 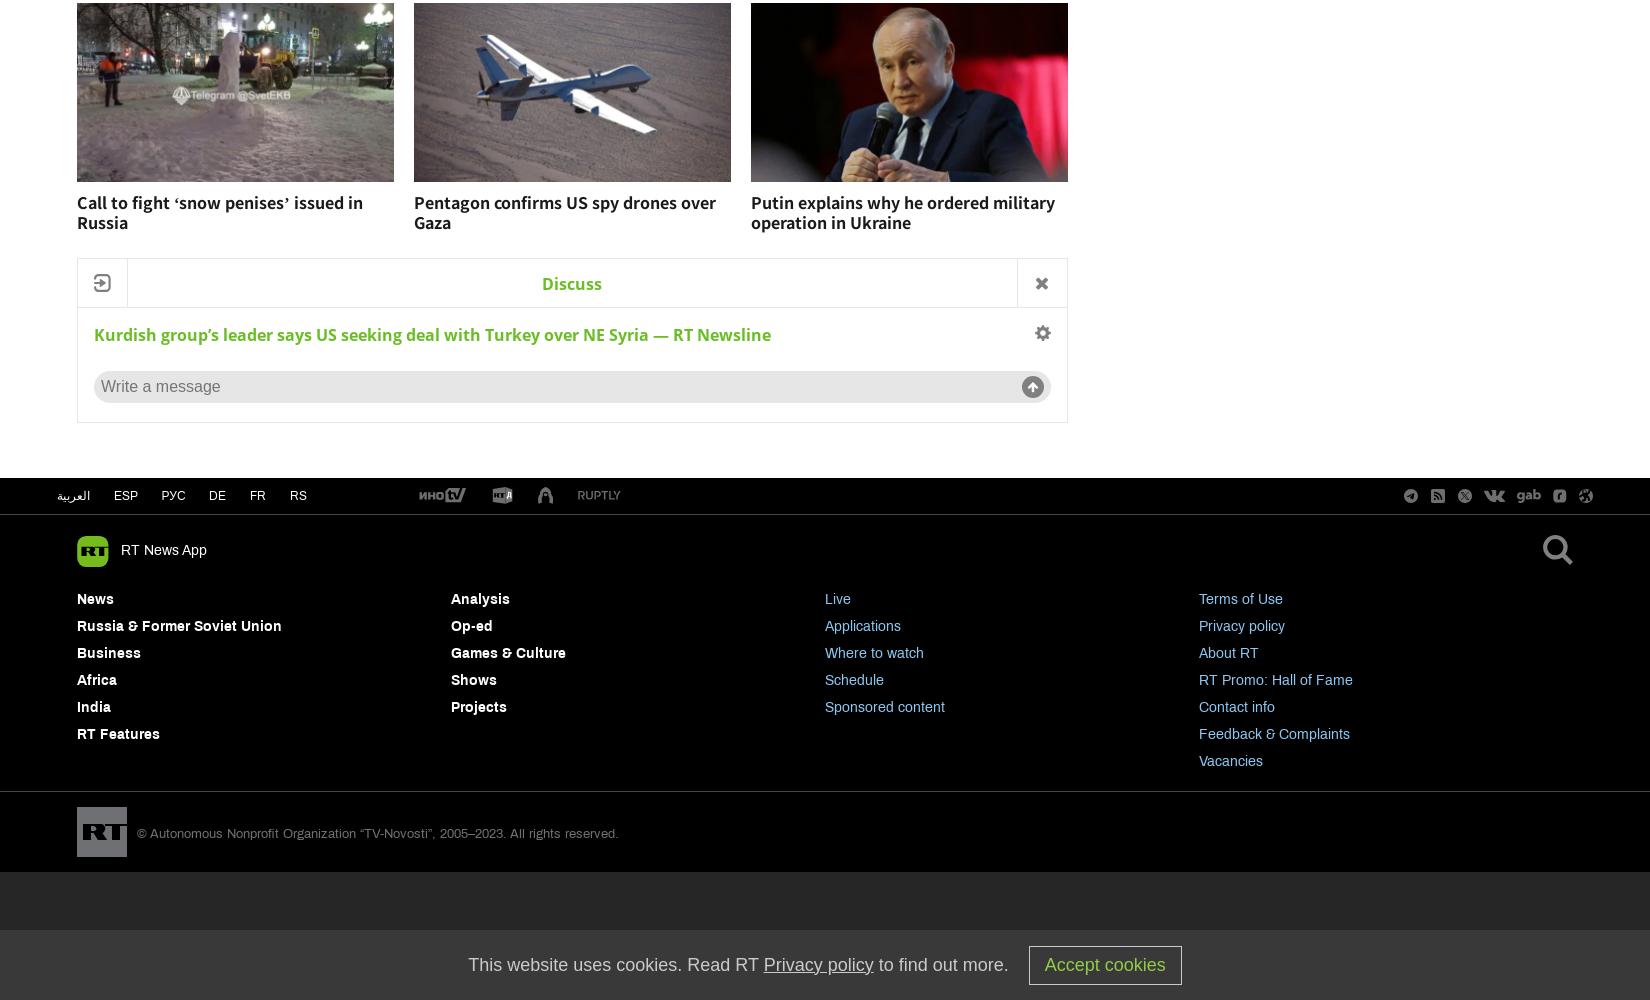 I want to click on '© Autonomous Nonprofit Organization “TV-Novosti”, 2005–2023. All rights reserved.', so click(x=378, y=833).